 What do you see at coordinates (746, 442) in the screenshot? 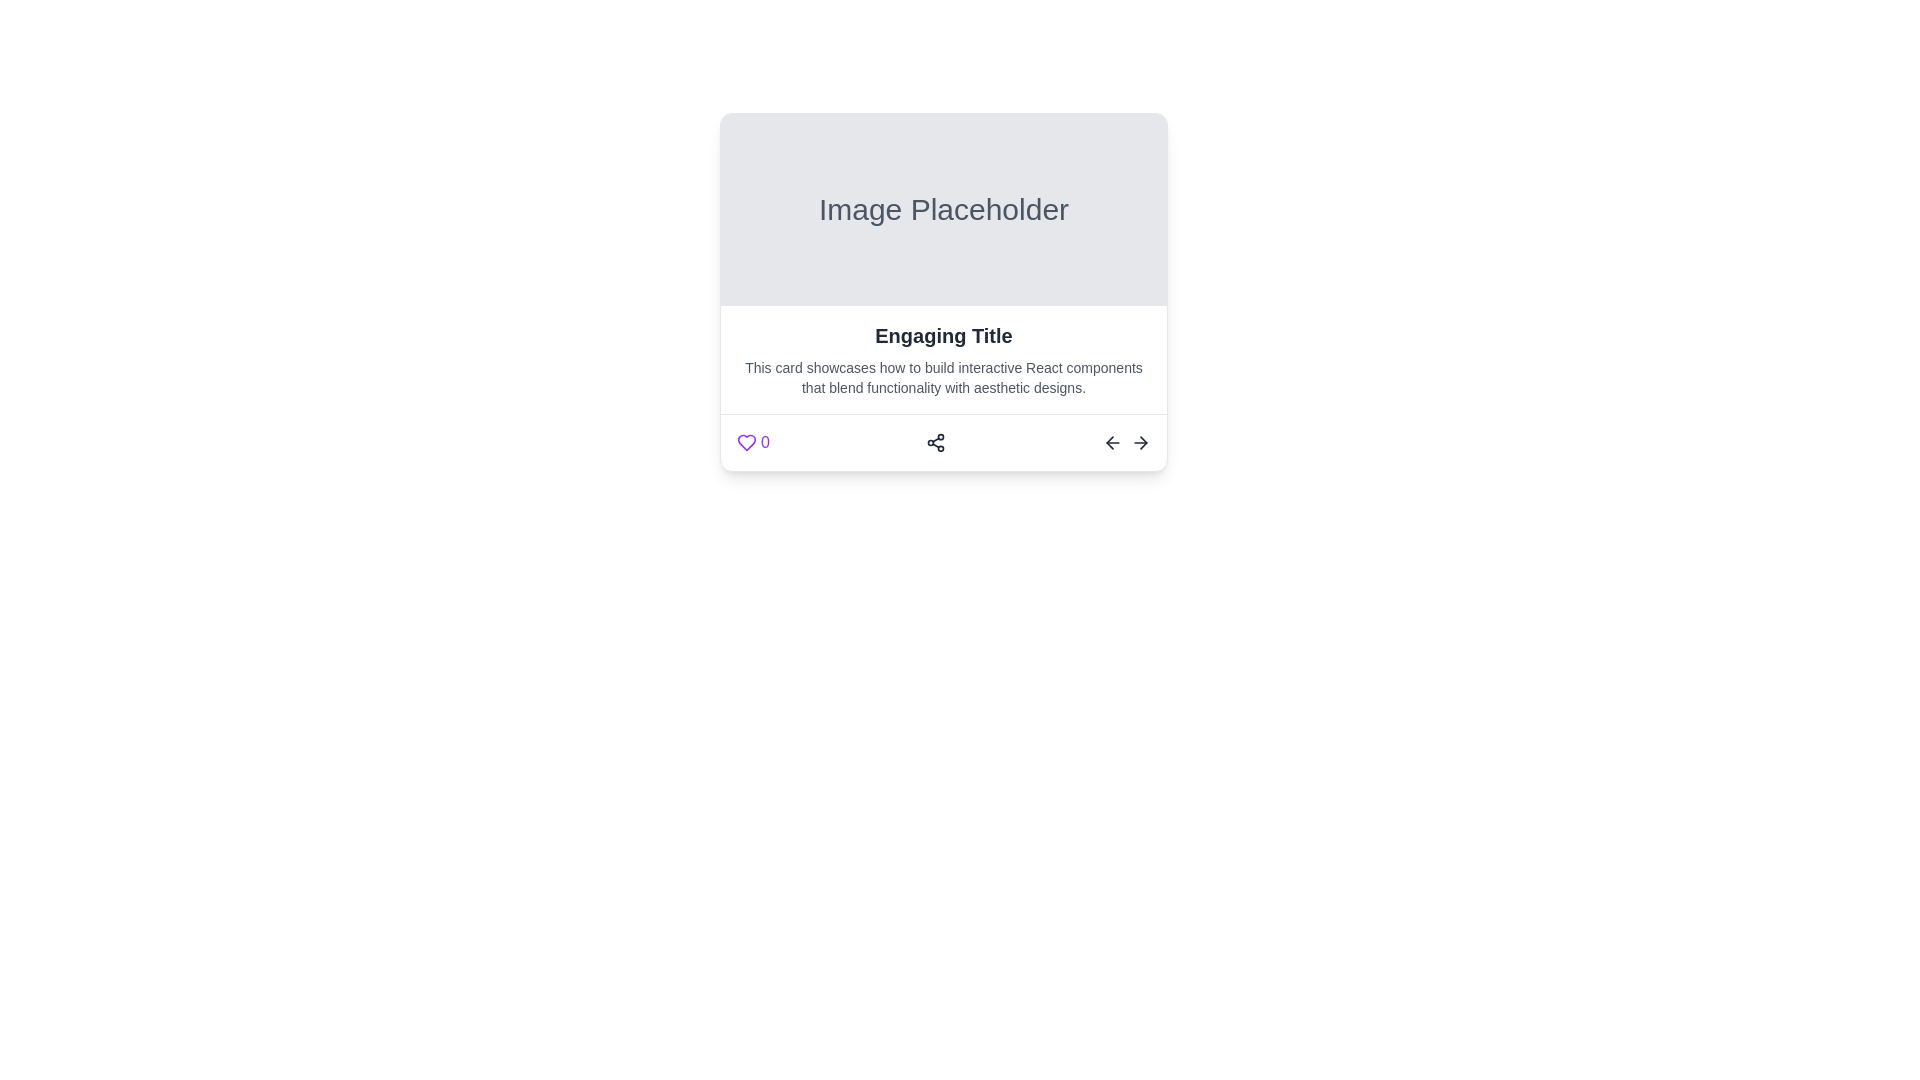
I see `the heart-shaped SVG icon used as a 'favorite' or 'like' button located at the bottom left of the card, next to a count label displaying '0'` at bounding box center [746, 442].